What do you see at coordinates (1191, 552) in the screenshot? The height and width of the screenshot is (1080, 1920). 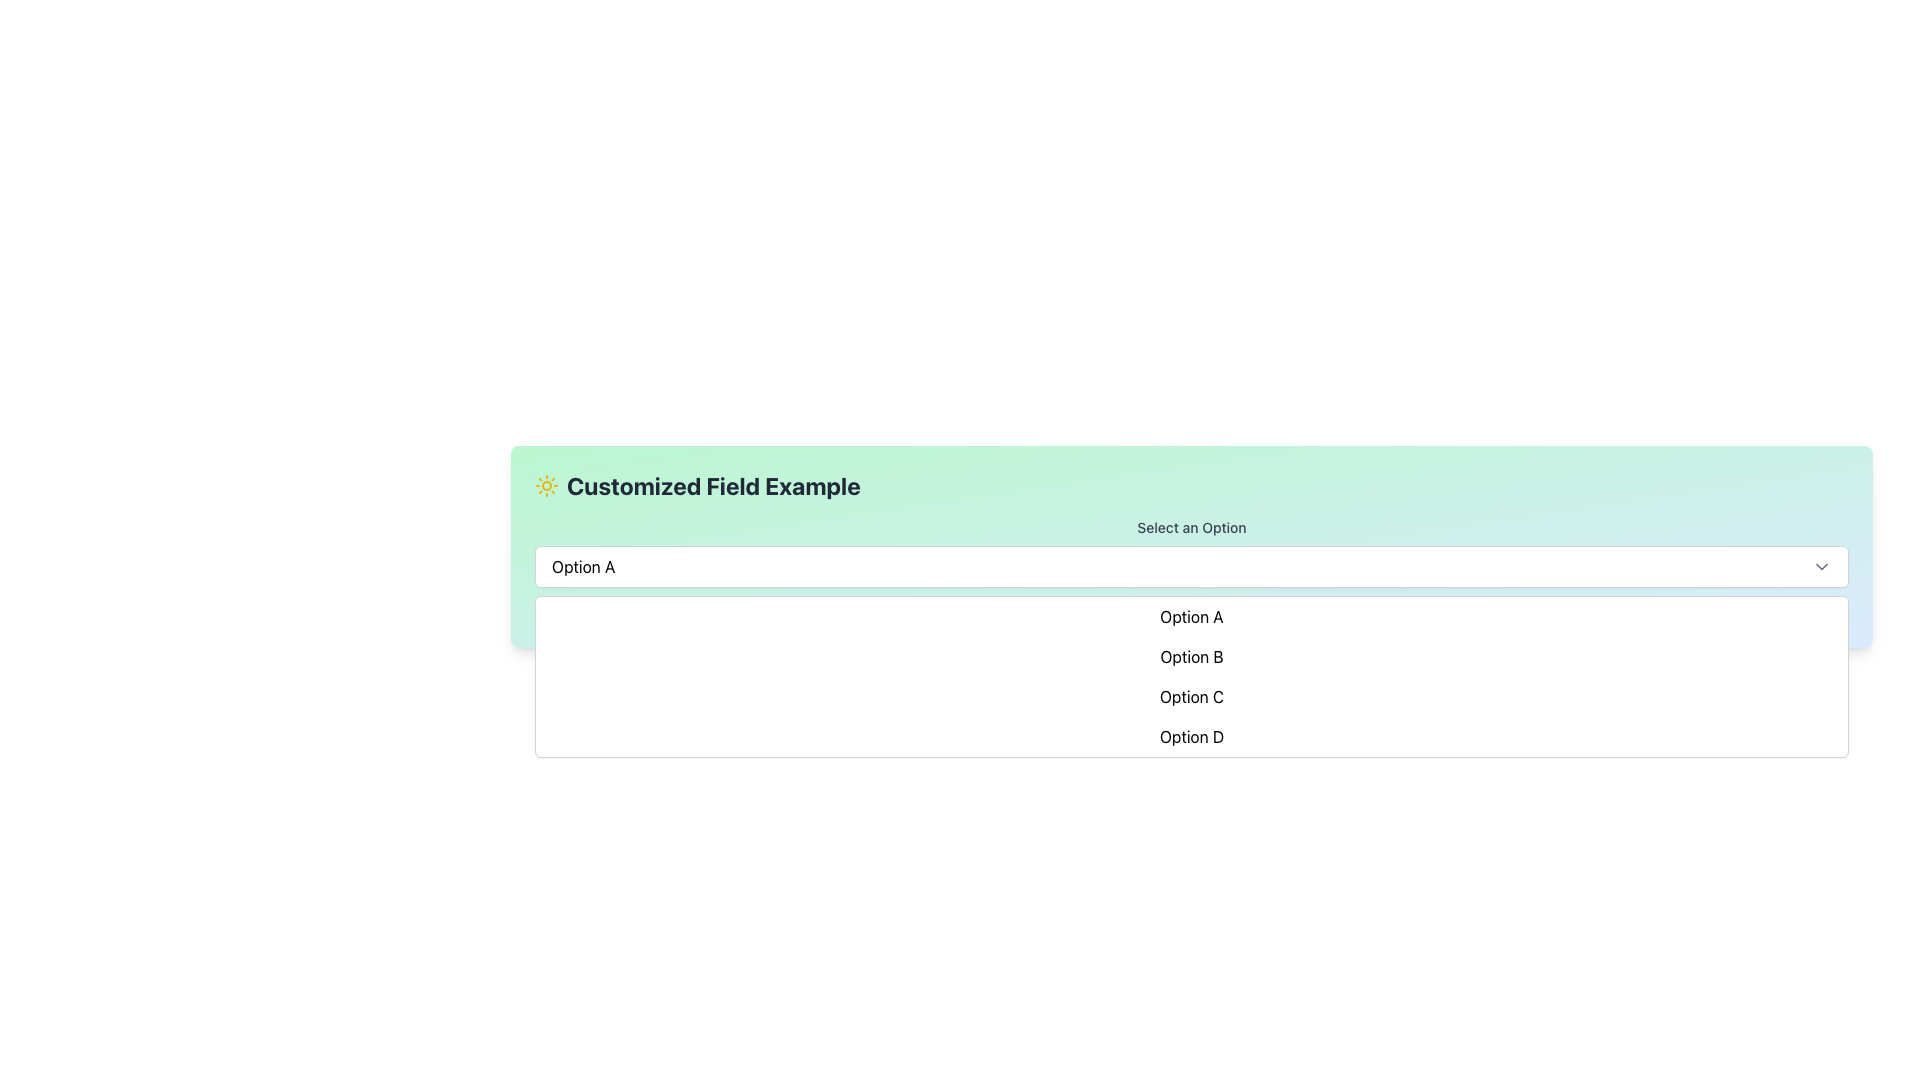 I see `the dropdown menu labeled 'Select an Option'` at bounding box center [1191, 552].